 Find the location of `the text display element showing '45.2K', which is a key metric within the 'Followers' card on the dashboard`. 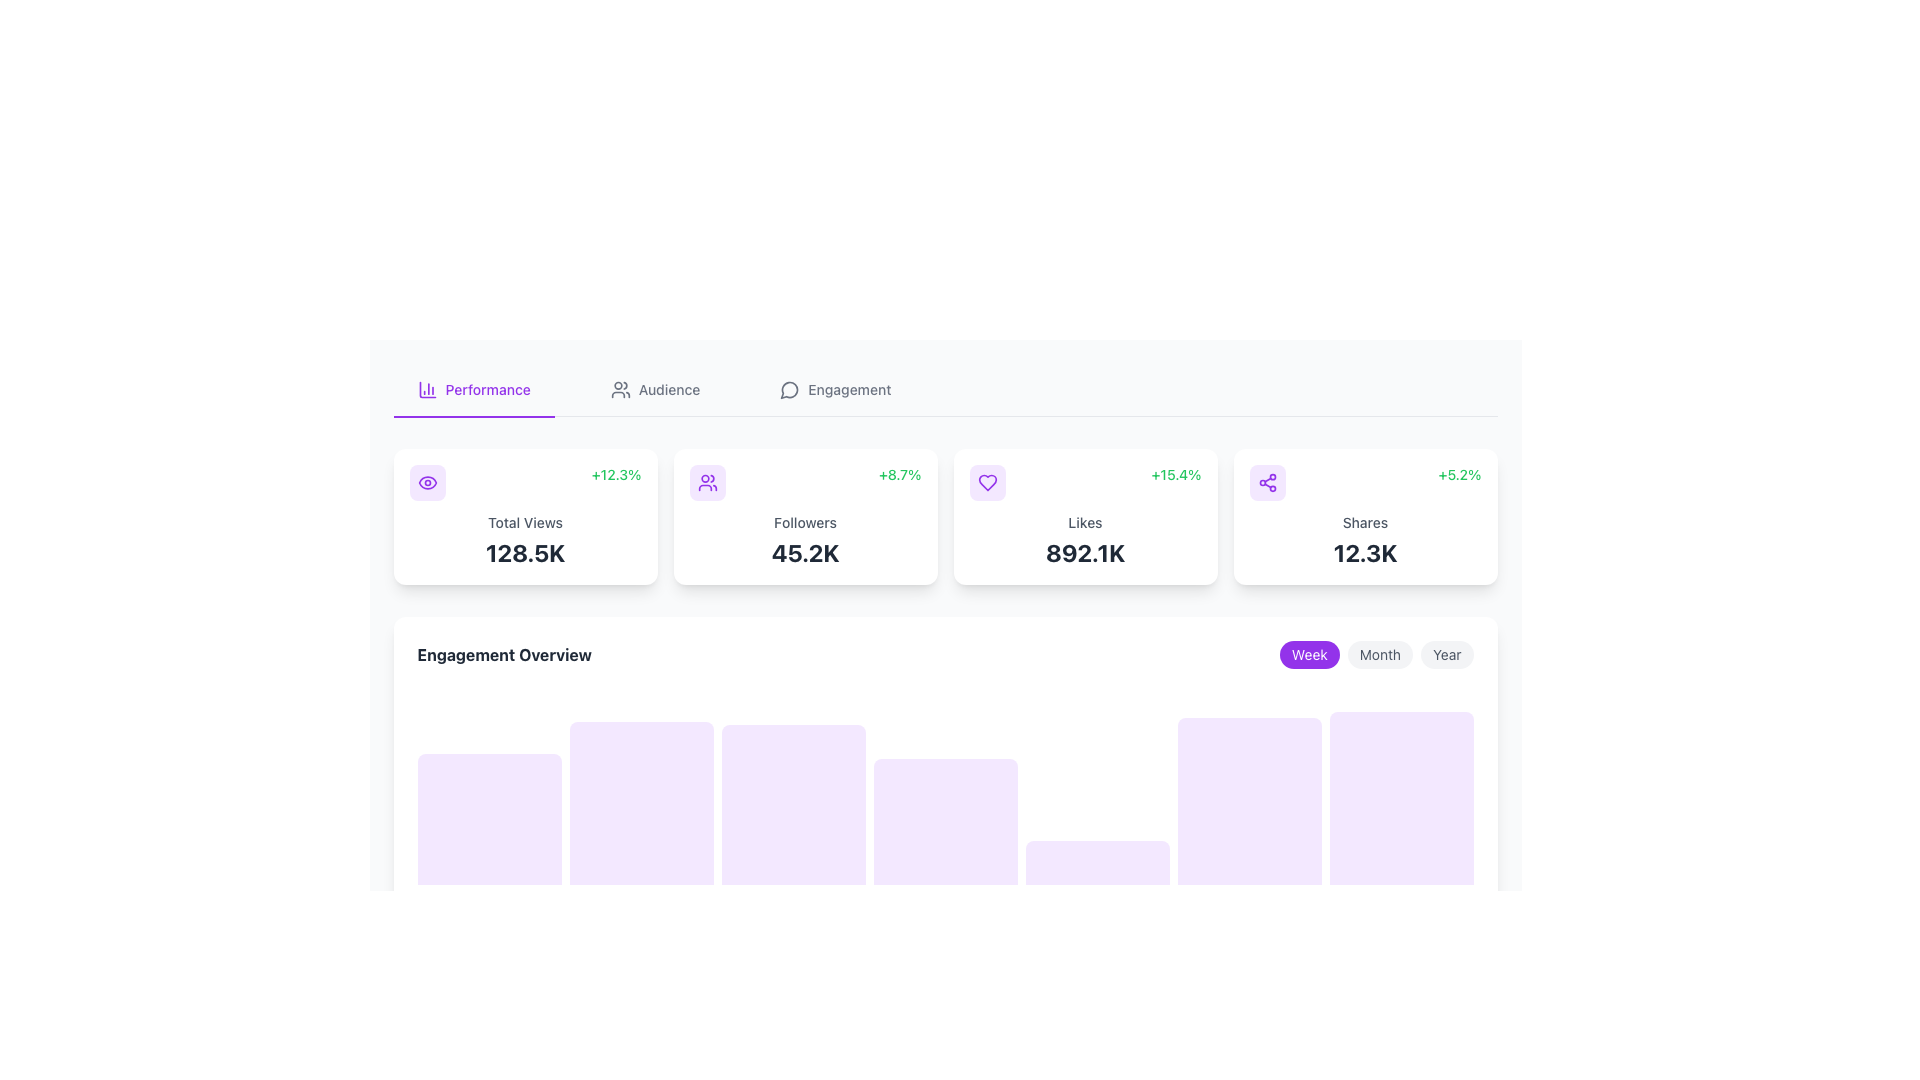

the text display element showing '45.2K', which is a key metric within the 'Followers' card on the dashboard is located at coordinates (805, 552).